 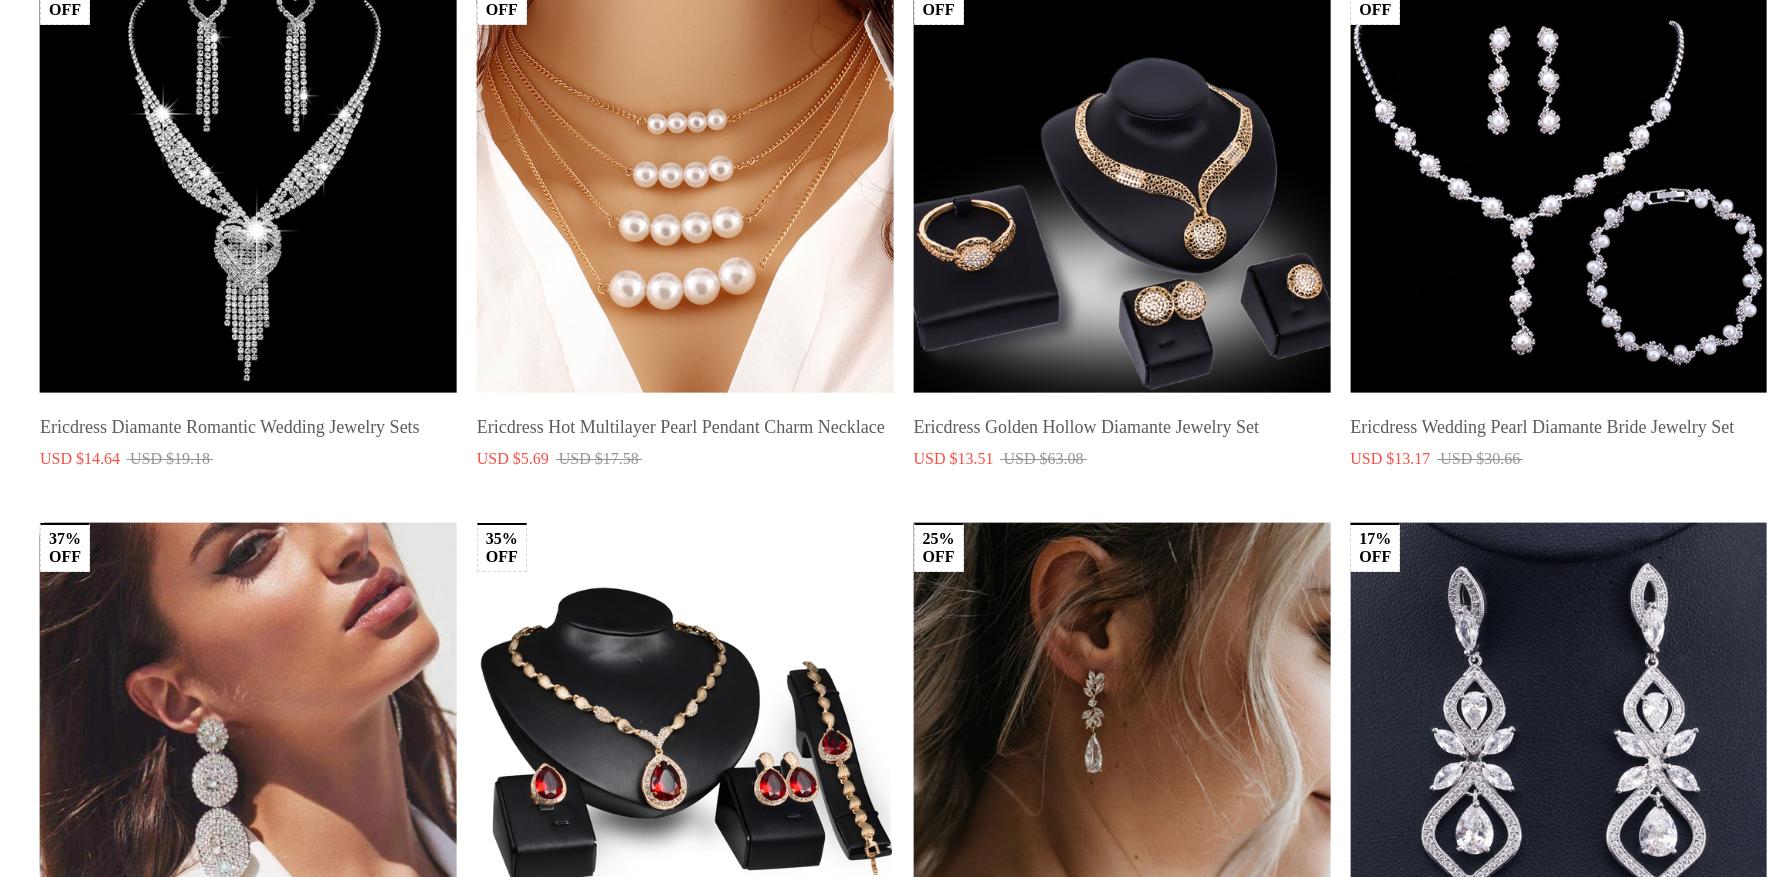 What do you see at coordinates (80, 801) in the screenshot?
I see `'About Us'` at bounding box center [80, 801].